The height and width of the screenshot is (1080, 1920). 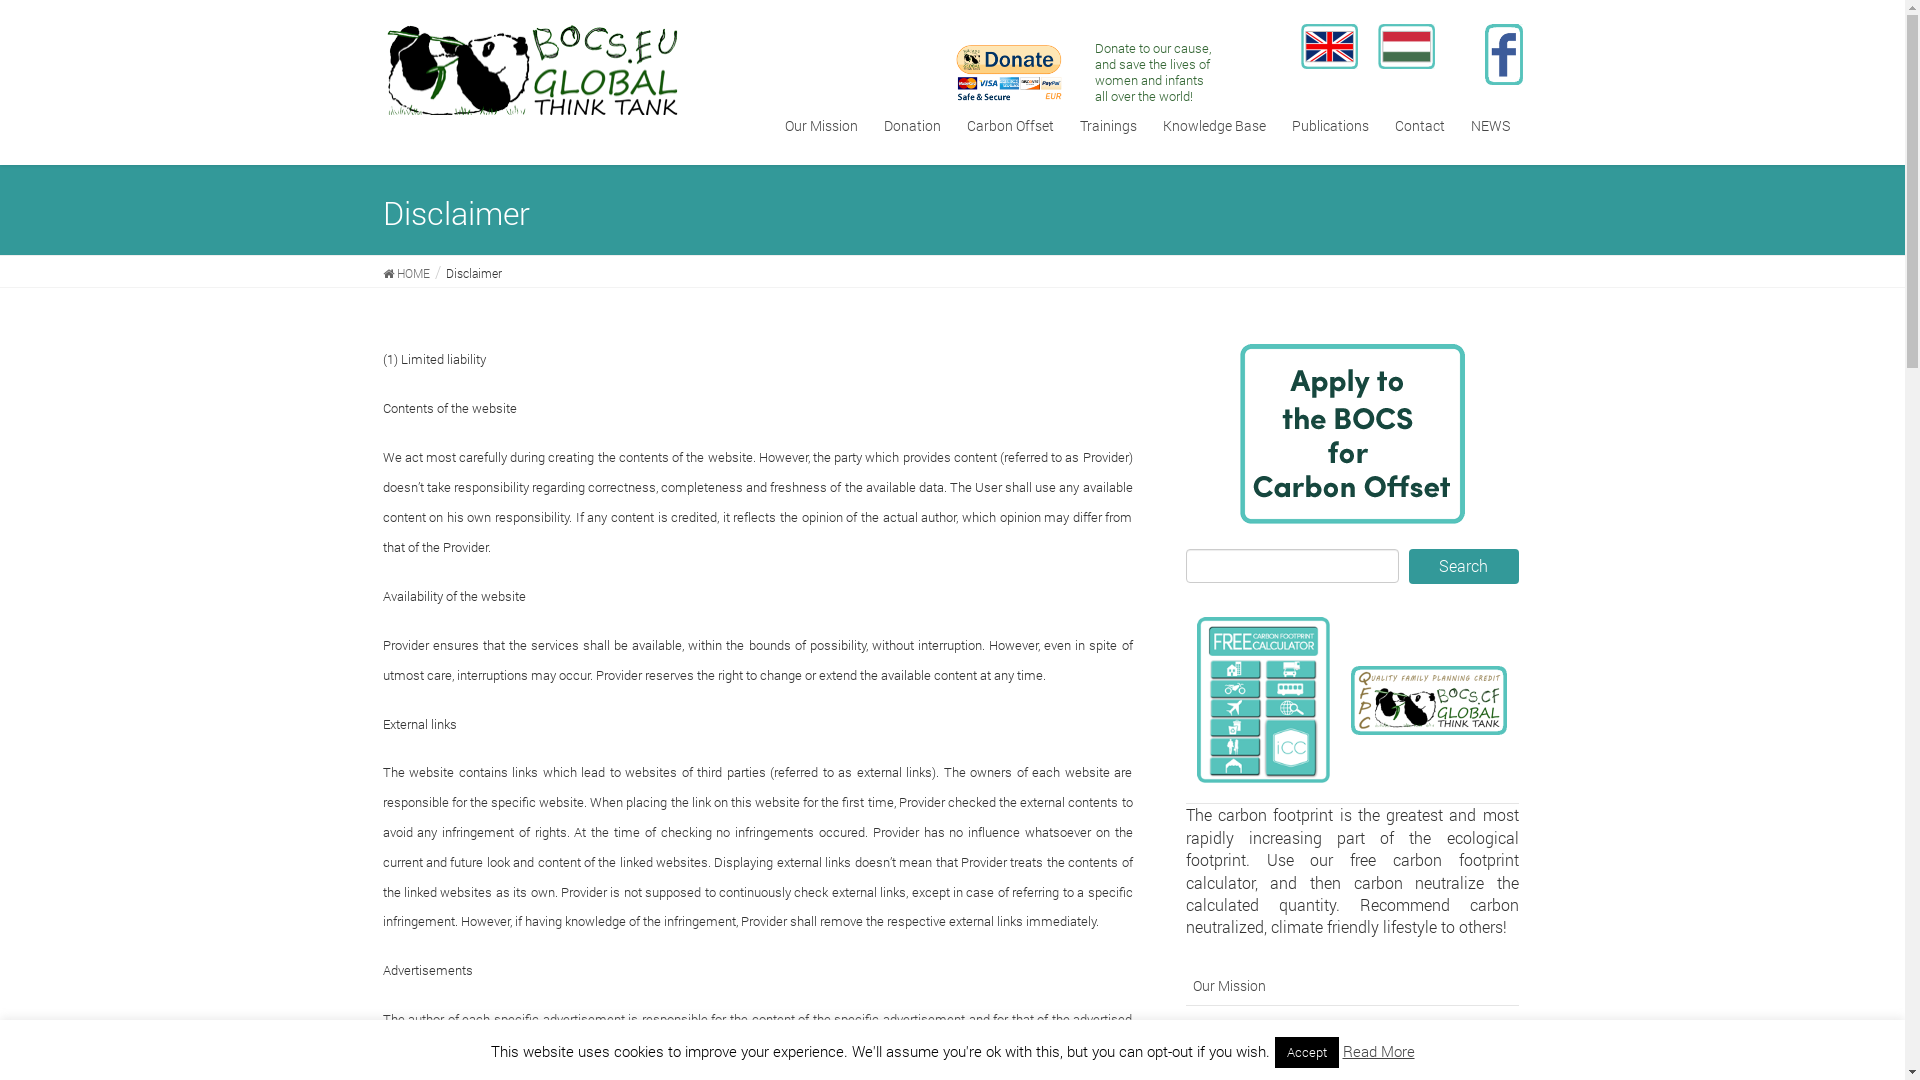 What do you see at coordinates (1185, 1026) in the screenshot?
I see `'About BOCS'` at bounding box center [1185, 1026].